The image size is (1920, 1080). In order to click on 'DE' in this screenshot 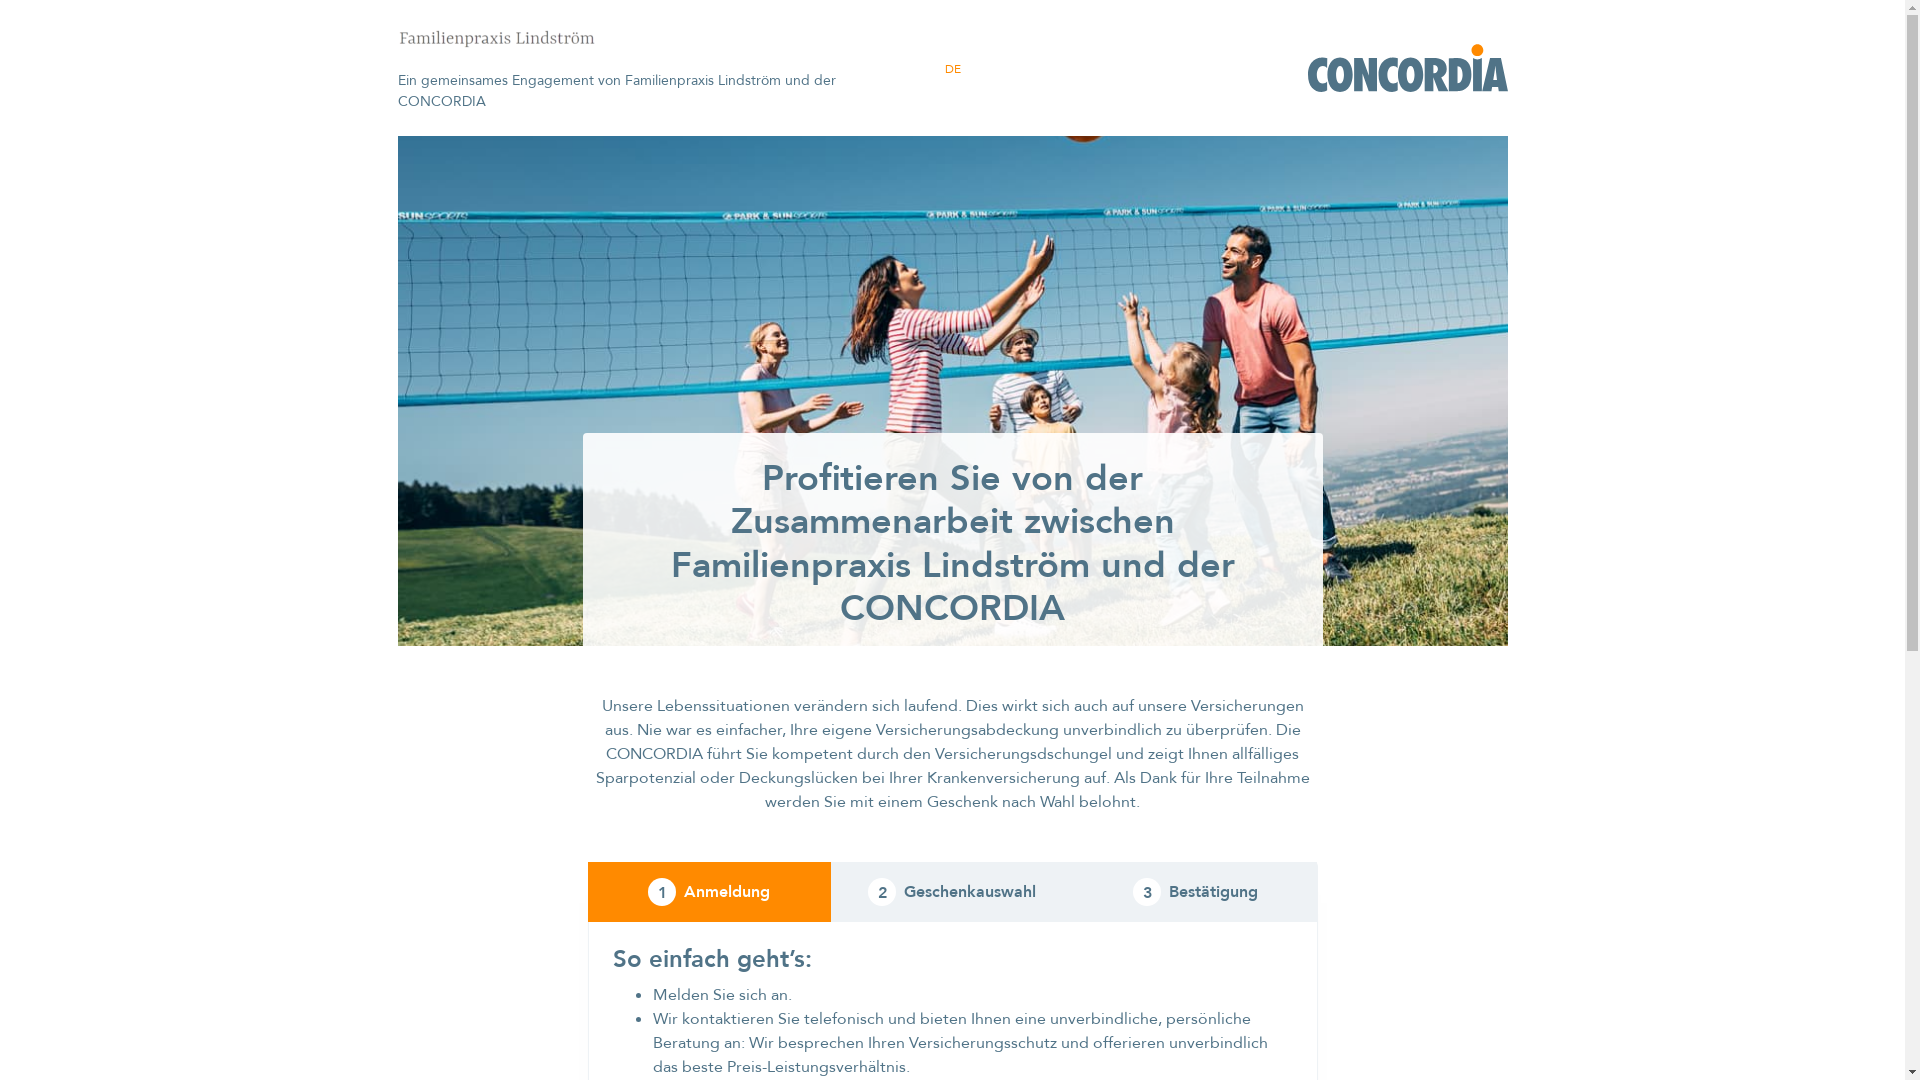, I will do `click(950, 68)`.